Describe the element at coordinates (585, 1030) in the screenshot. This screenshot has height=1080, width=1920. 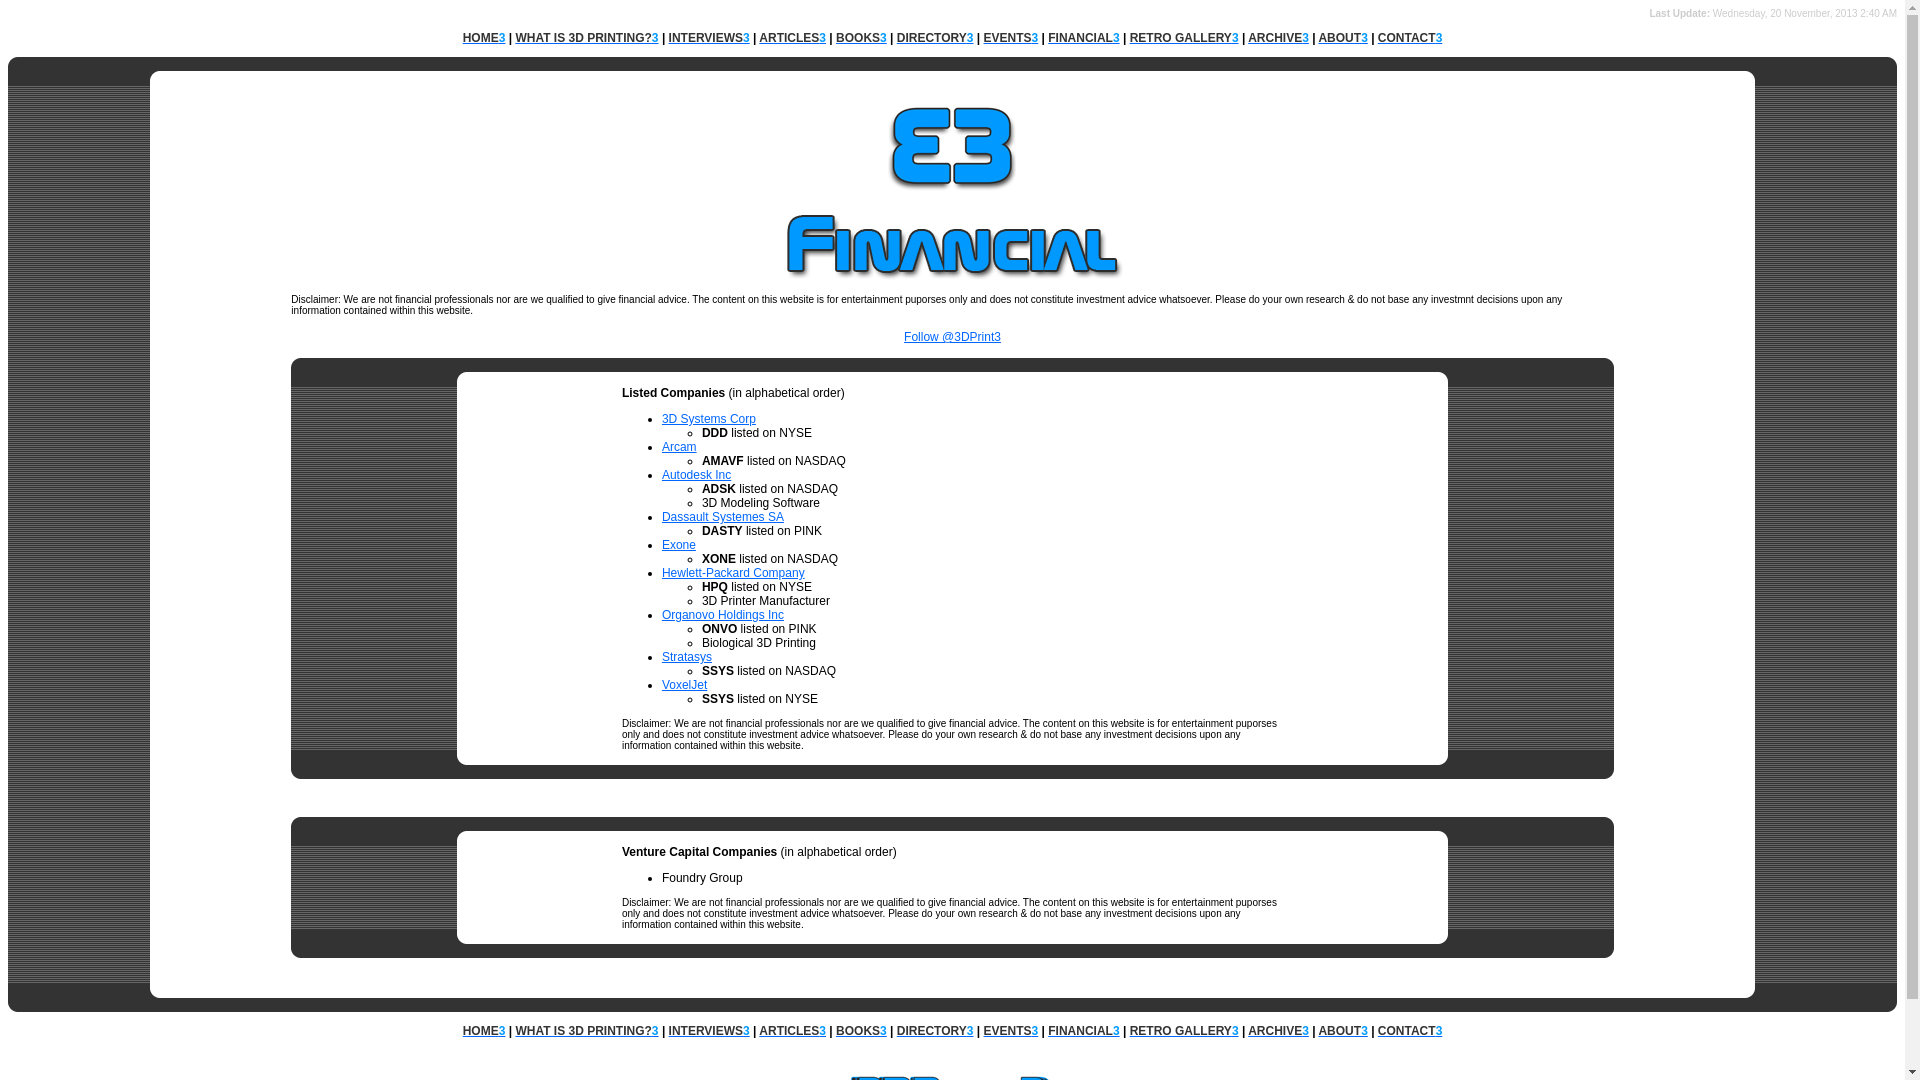
I see `'WHAT IS 3D PRINTING?3'` at that location.